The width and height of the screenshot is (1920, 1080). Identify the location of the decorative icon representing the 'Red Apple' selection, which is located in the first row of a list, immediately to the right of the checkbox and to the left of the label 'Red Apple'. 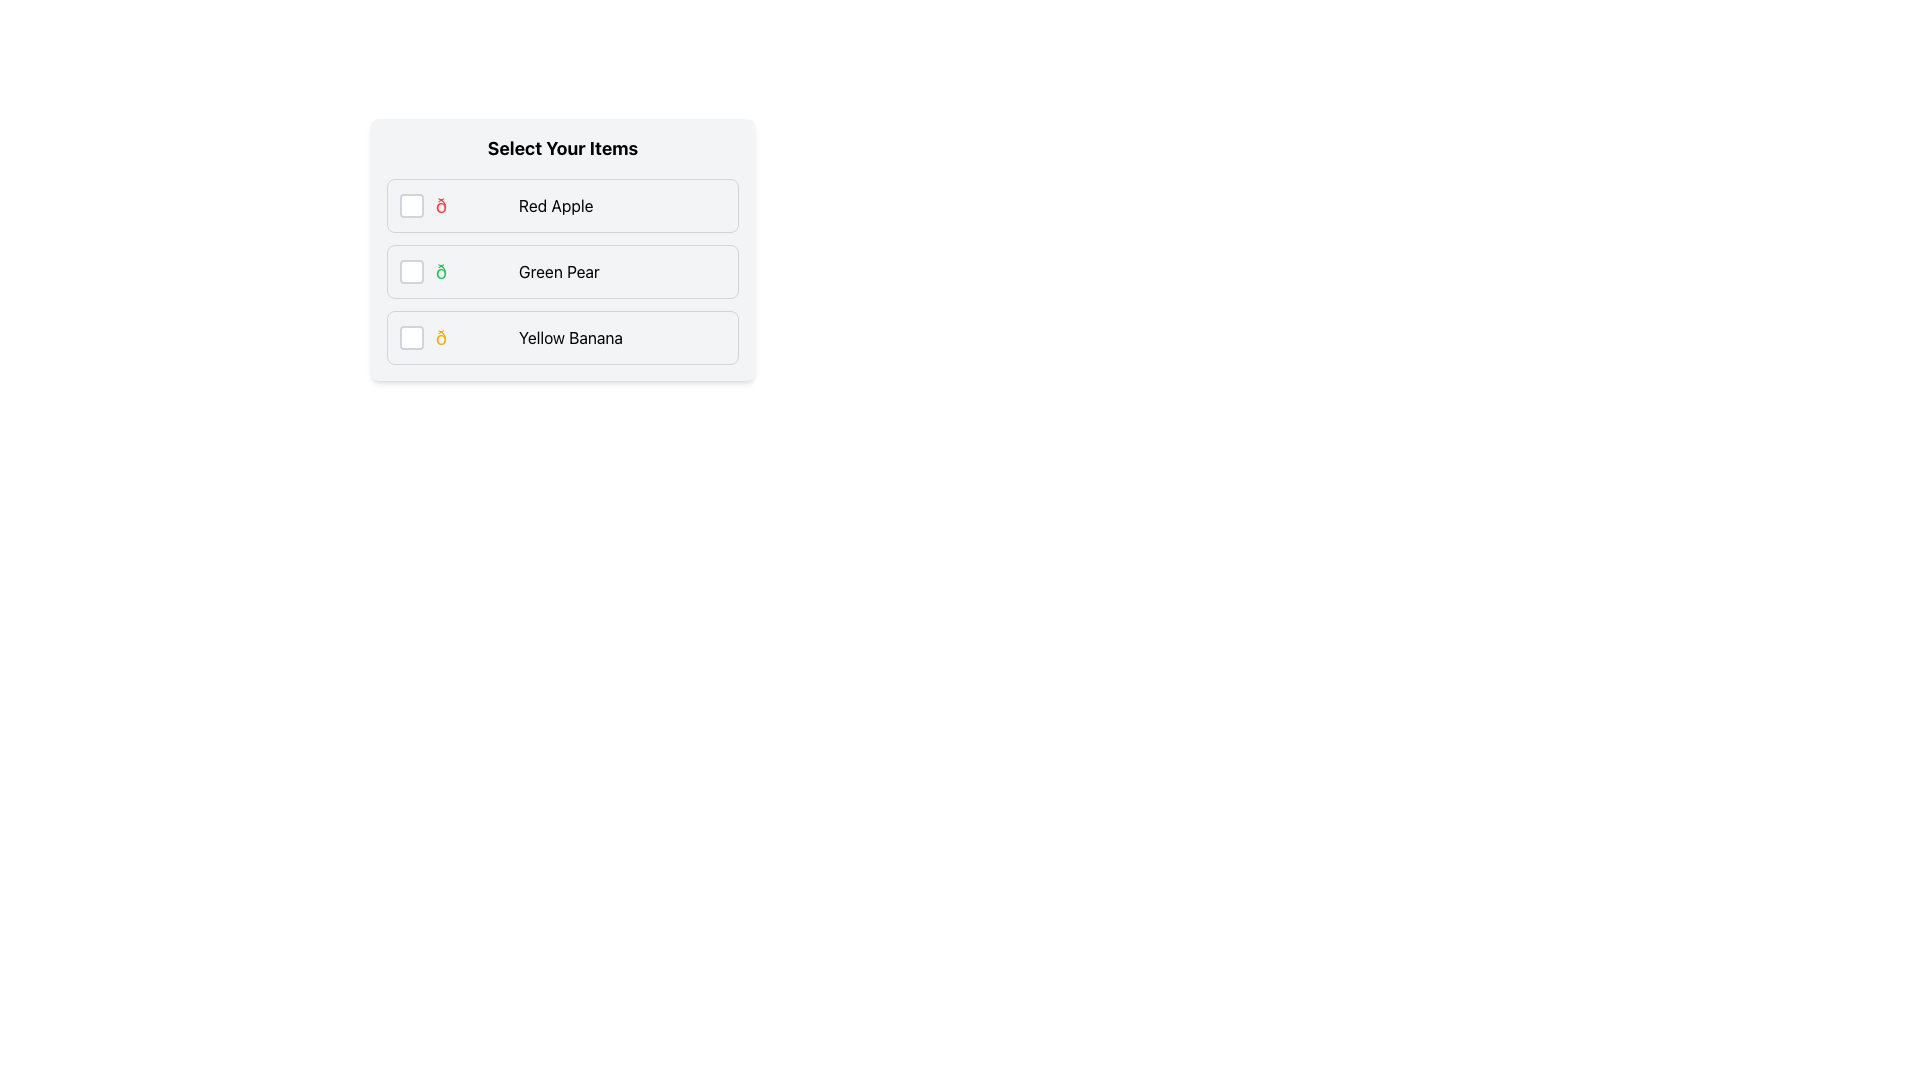
(470, 205).